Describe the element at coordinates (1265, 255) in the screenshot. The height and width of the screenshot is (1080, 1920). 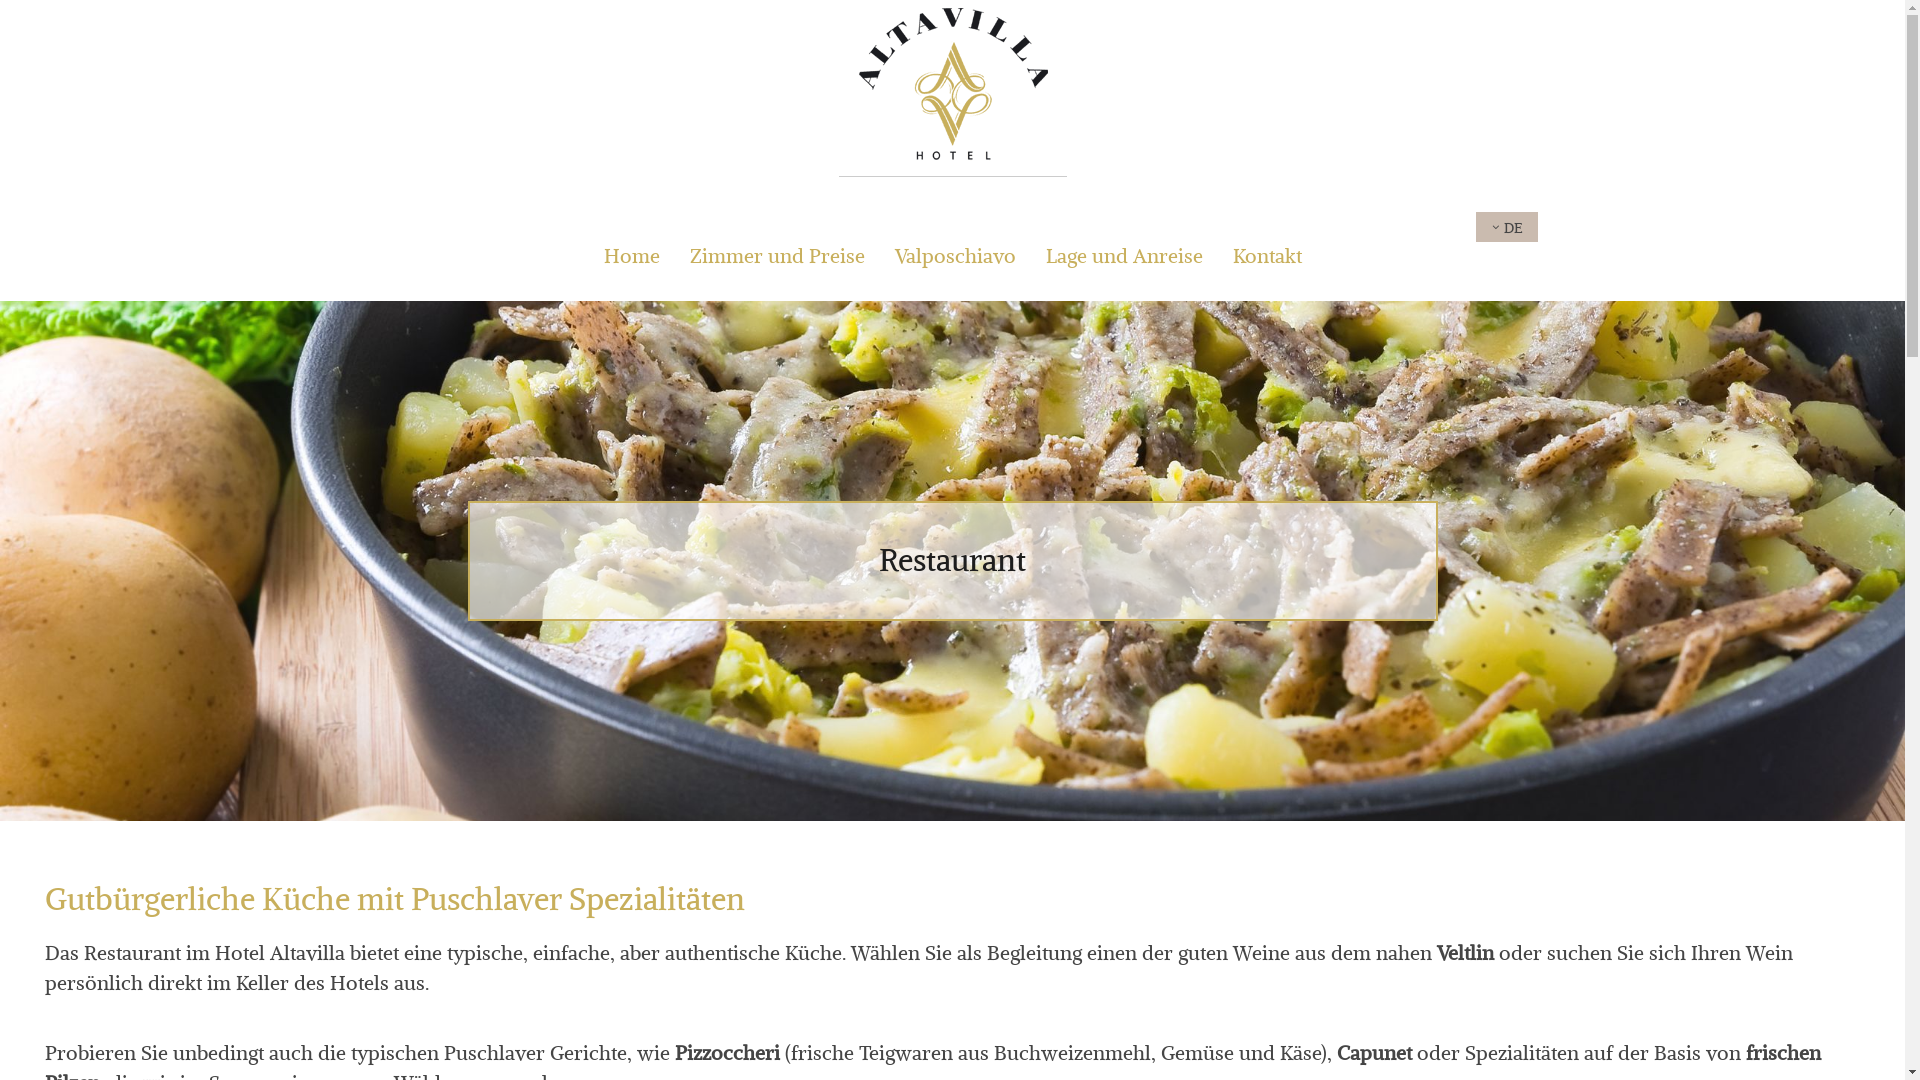
I see `'Kontakt'` at that location.